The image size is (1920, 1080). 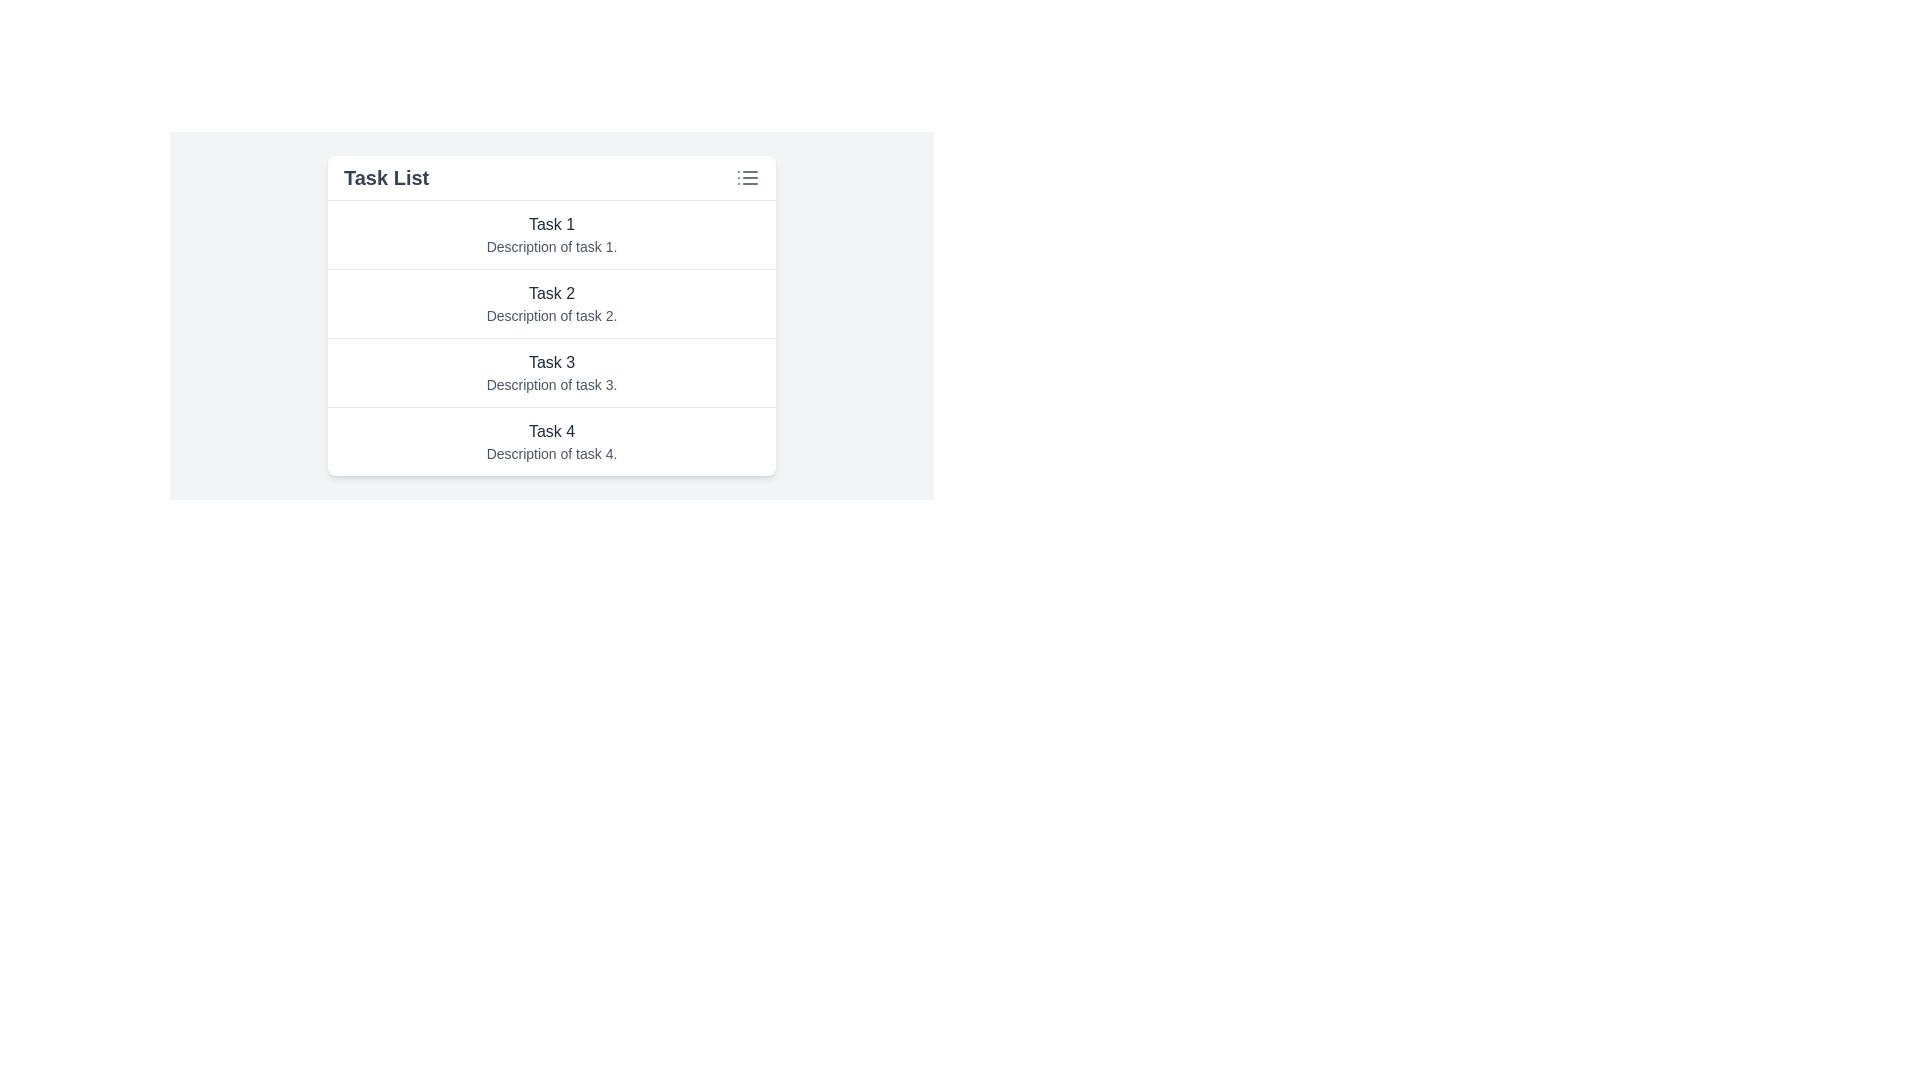 I want to click on text content of the description label located immediately below the title text 'Task 1' in the task list interface, so click(x=552, y=245).